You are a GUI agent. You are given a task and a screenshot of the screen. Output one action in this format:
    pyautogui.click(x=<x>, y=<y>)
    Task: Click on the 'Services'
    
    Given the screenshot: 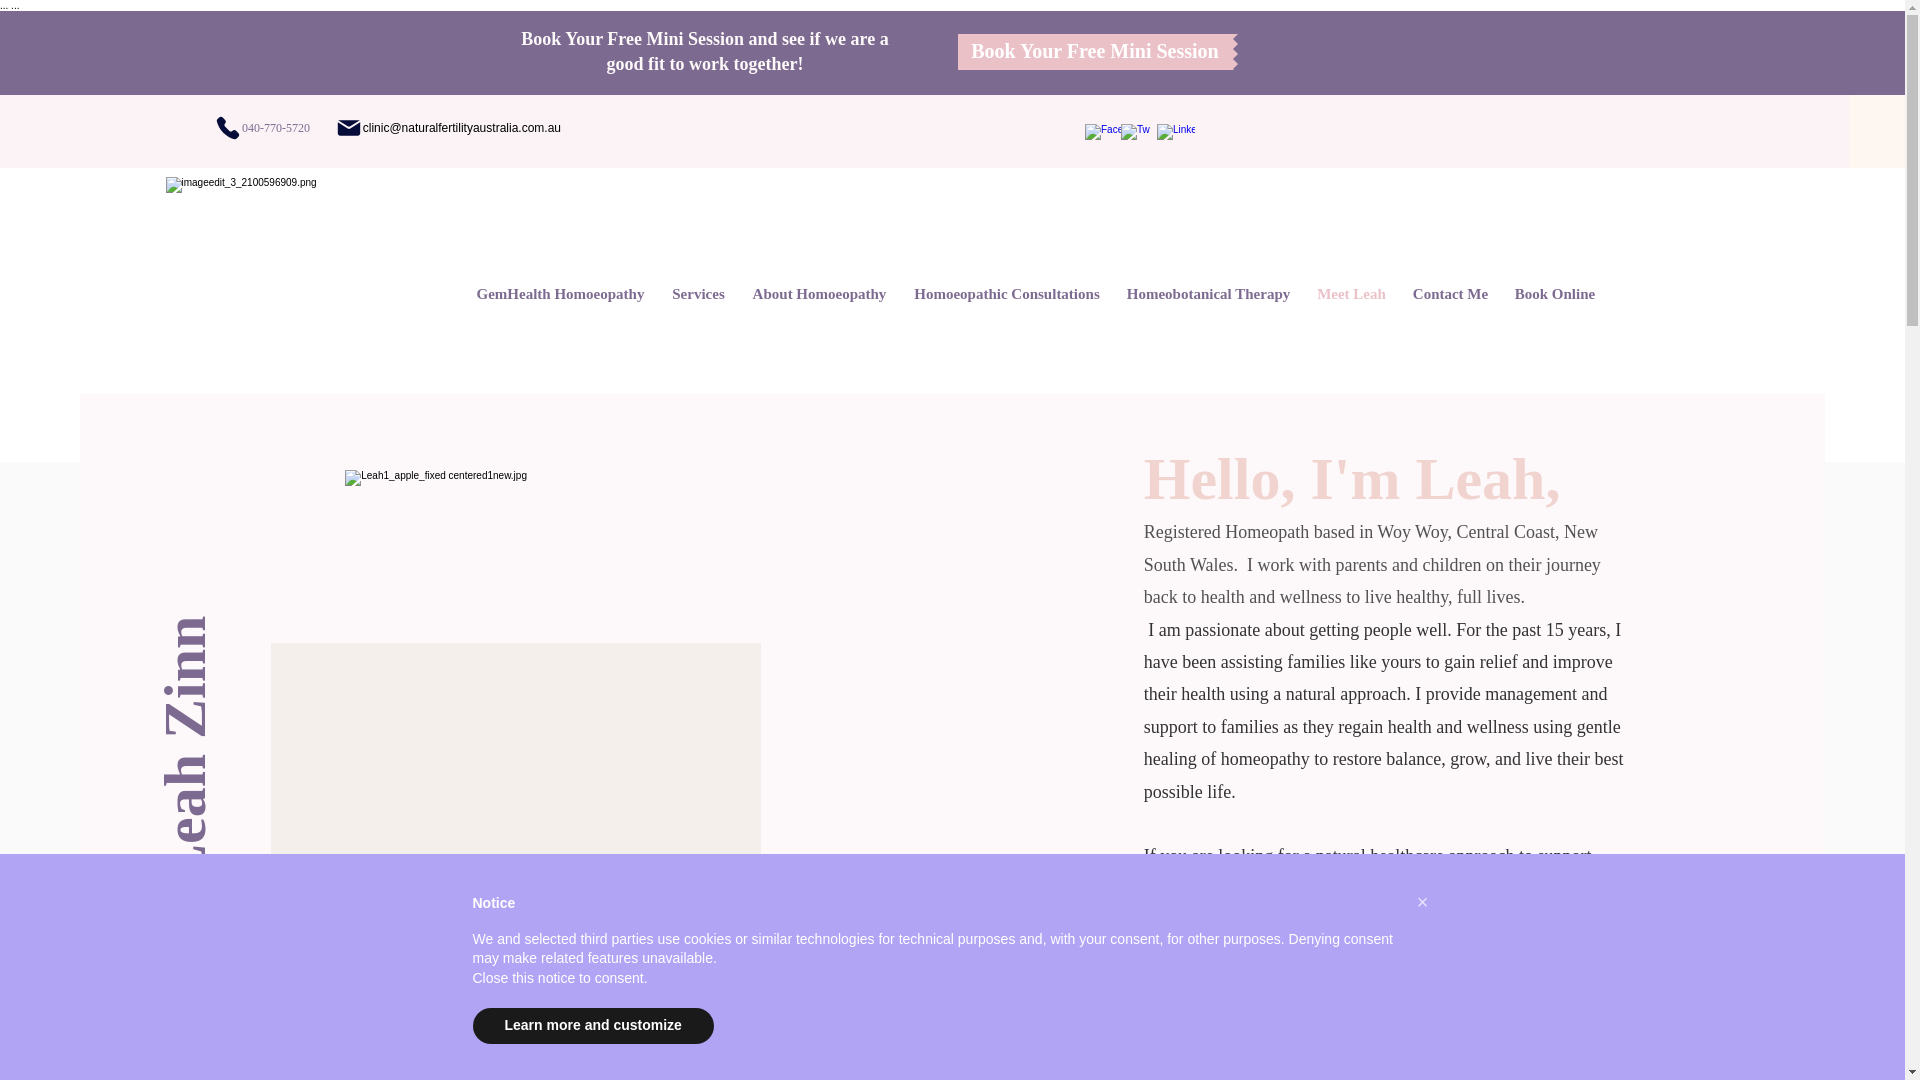 What is the action you would take?
    pyautogui.click(x=657, y=293)
    